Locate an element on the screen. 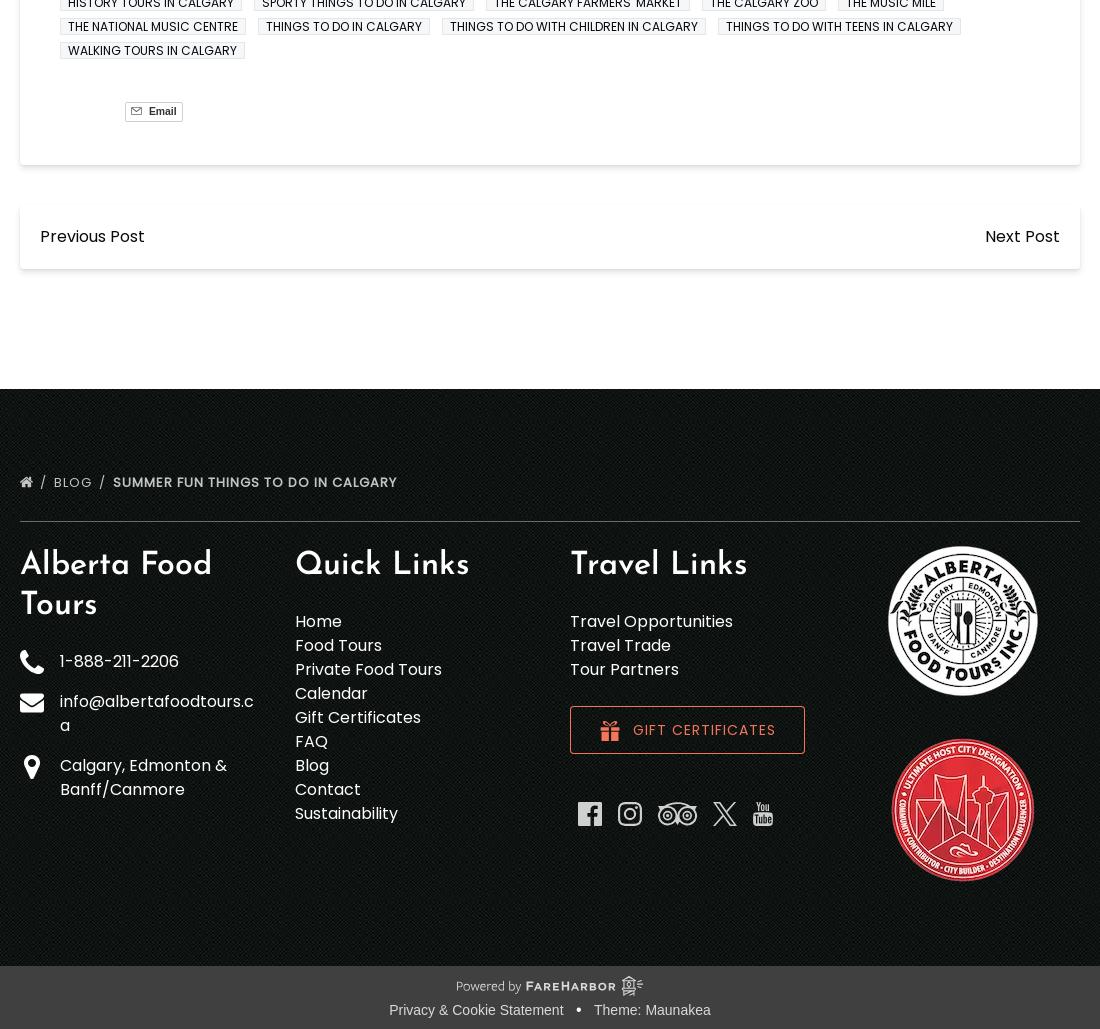 The width and height of the screenshot is (1100, 1029). 'things to do with teens in Calgary' is located at coordinates (725, 25).